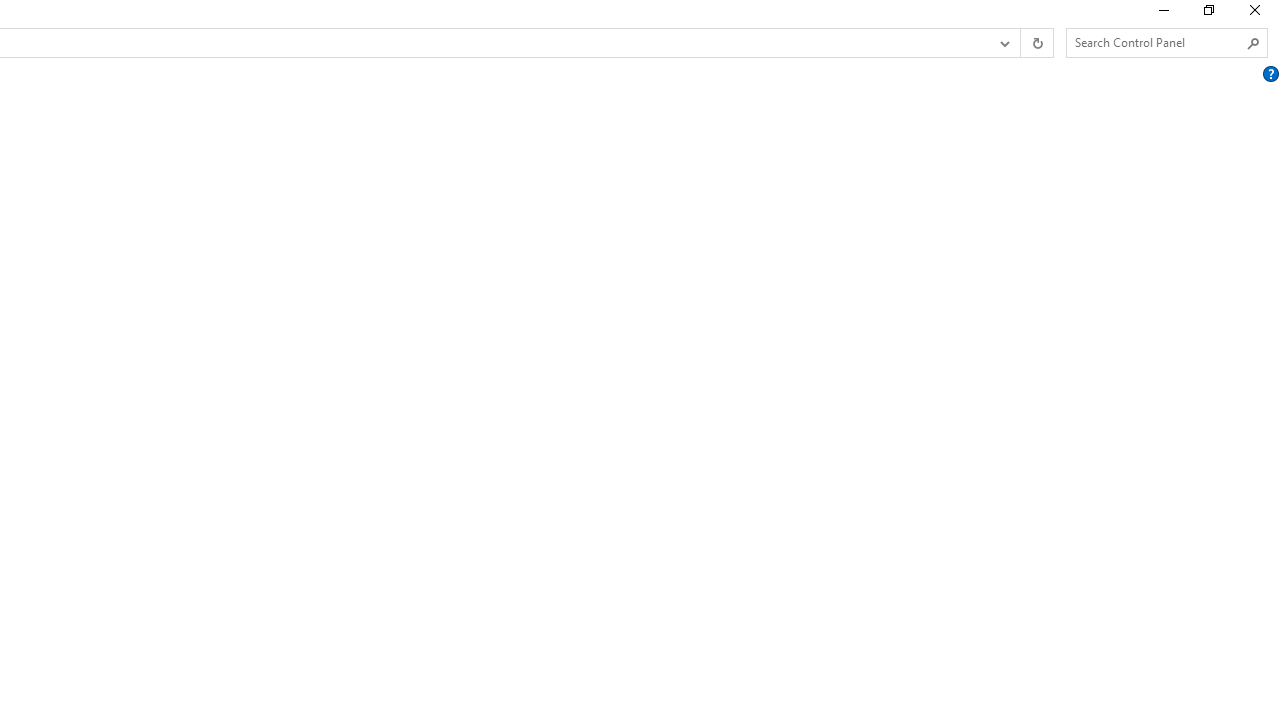 Image resolution: width=1280 pixels, height=720 pixels. Describe the element at coordinates (1207, 15) in the screenshot. I see `'Restore'` at that location.